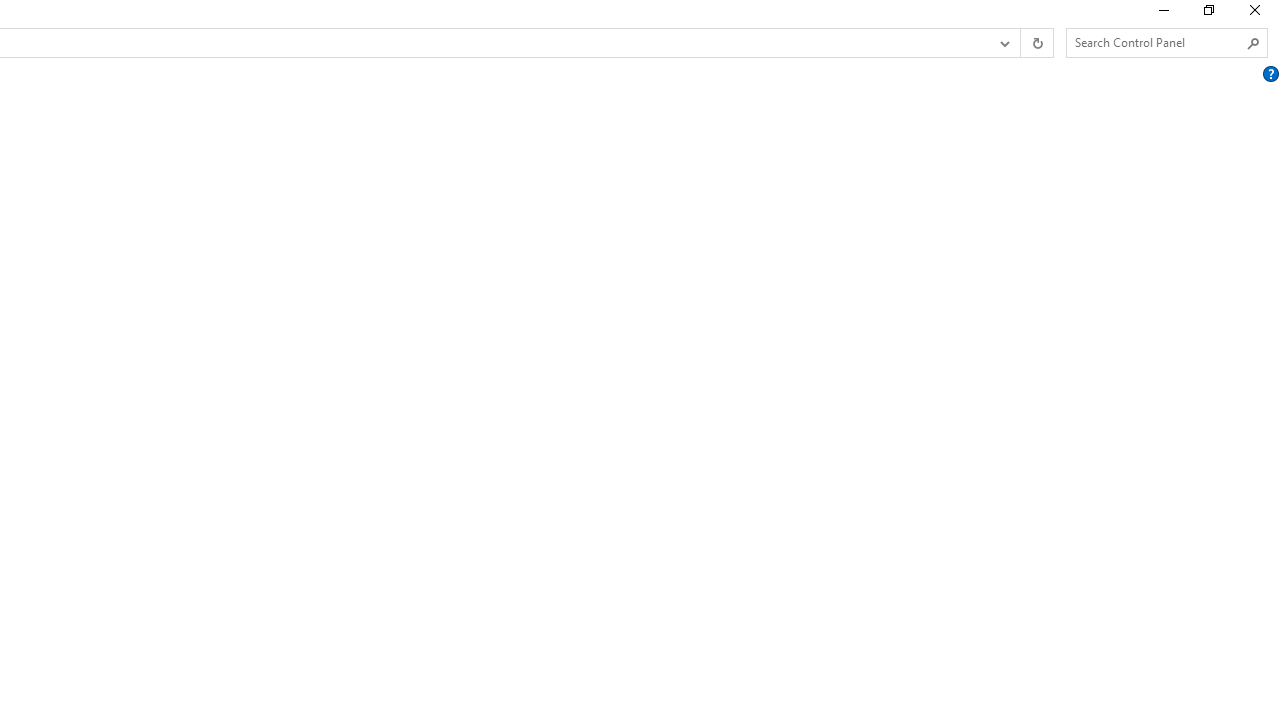 Image resolution: width=1280 pixels, height=720 pixels. Describe the element at coordinates (1207, 15) in the screenshot. I see `'Restore'` at that location.